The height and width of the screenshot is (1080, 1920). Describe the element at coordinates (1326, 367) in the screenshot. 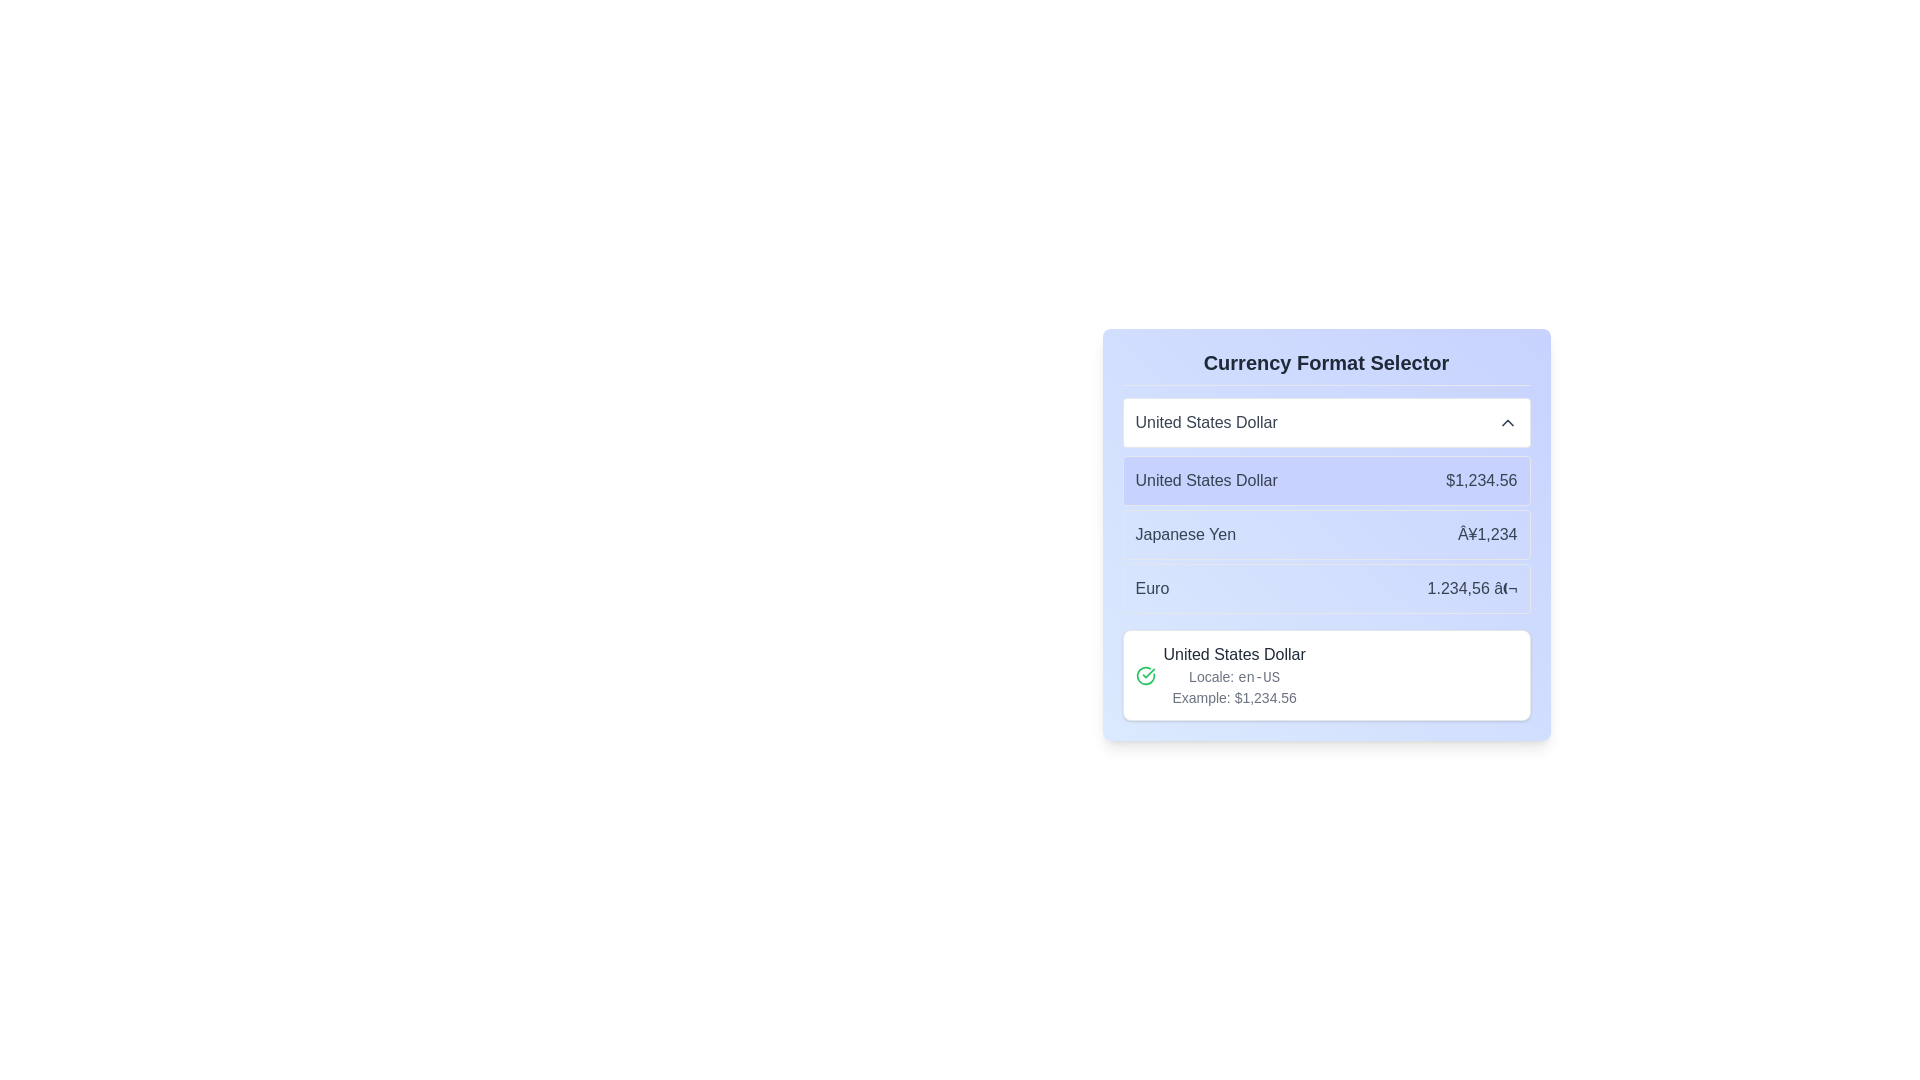

I see `the 'Currency Format Selector' text label, which is a bold, dark gray header indicating important selections for currency formats` at that location.